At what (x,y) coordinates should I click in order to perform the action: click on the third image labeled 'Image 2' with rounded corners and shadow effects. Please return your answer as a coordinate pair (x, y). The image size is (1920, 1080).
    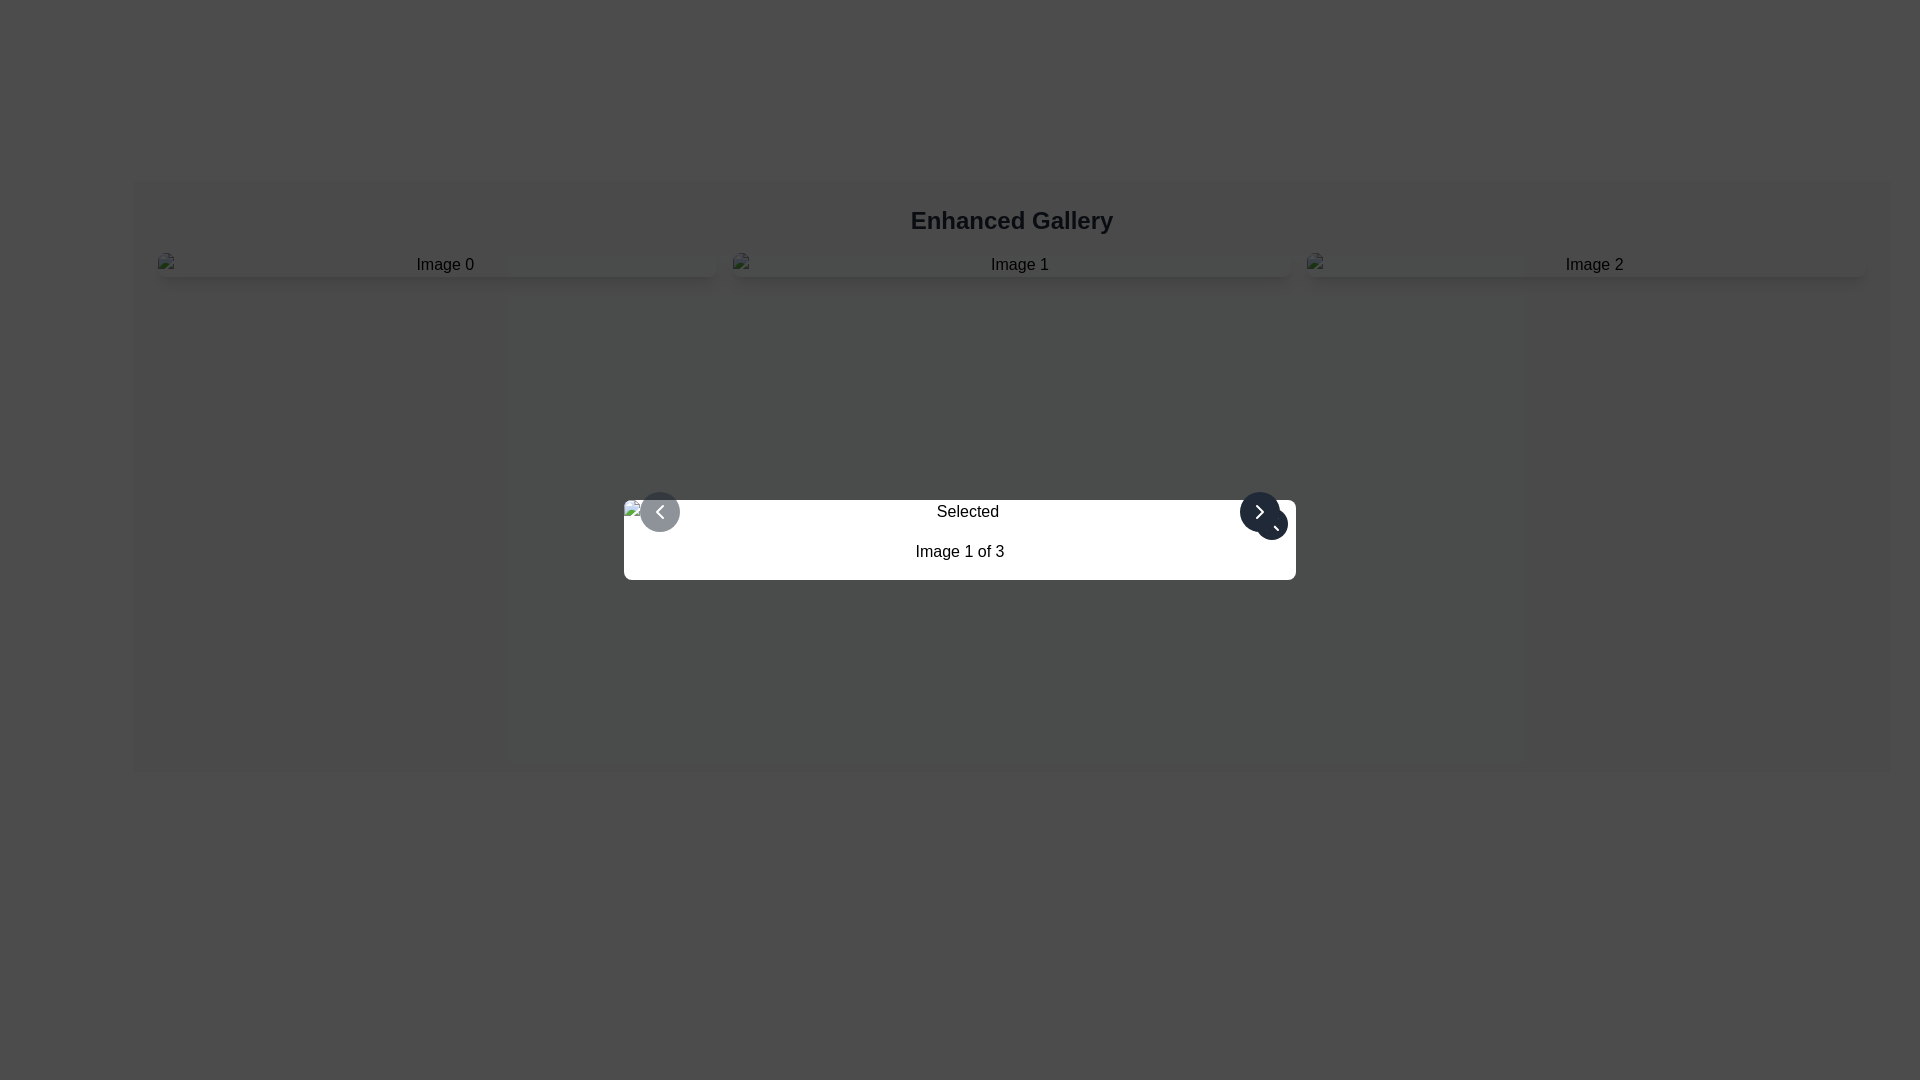
    Looking at the image, I should click on (1585, 264).